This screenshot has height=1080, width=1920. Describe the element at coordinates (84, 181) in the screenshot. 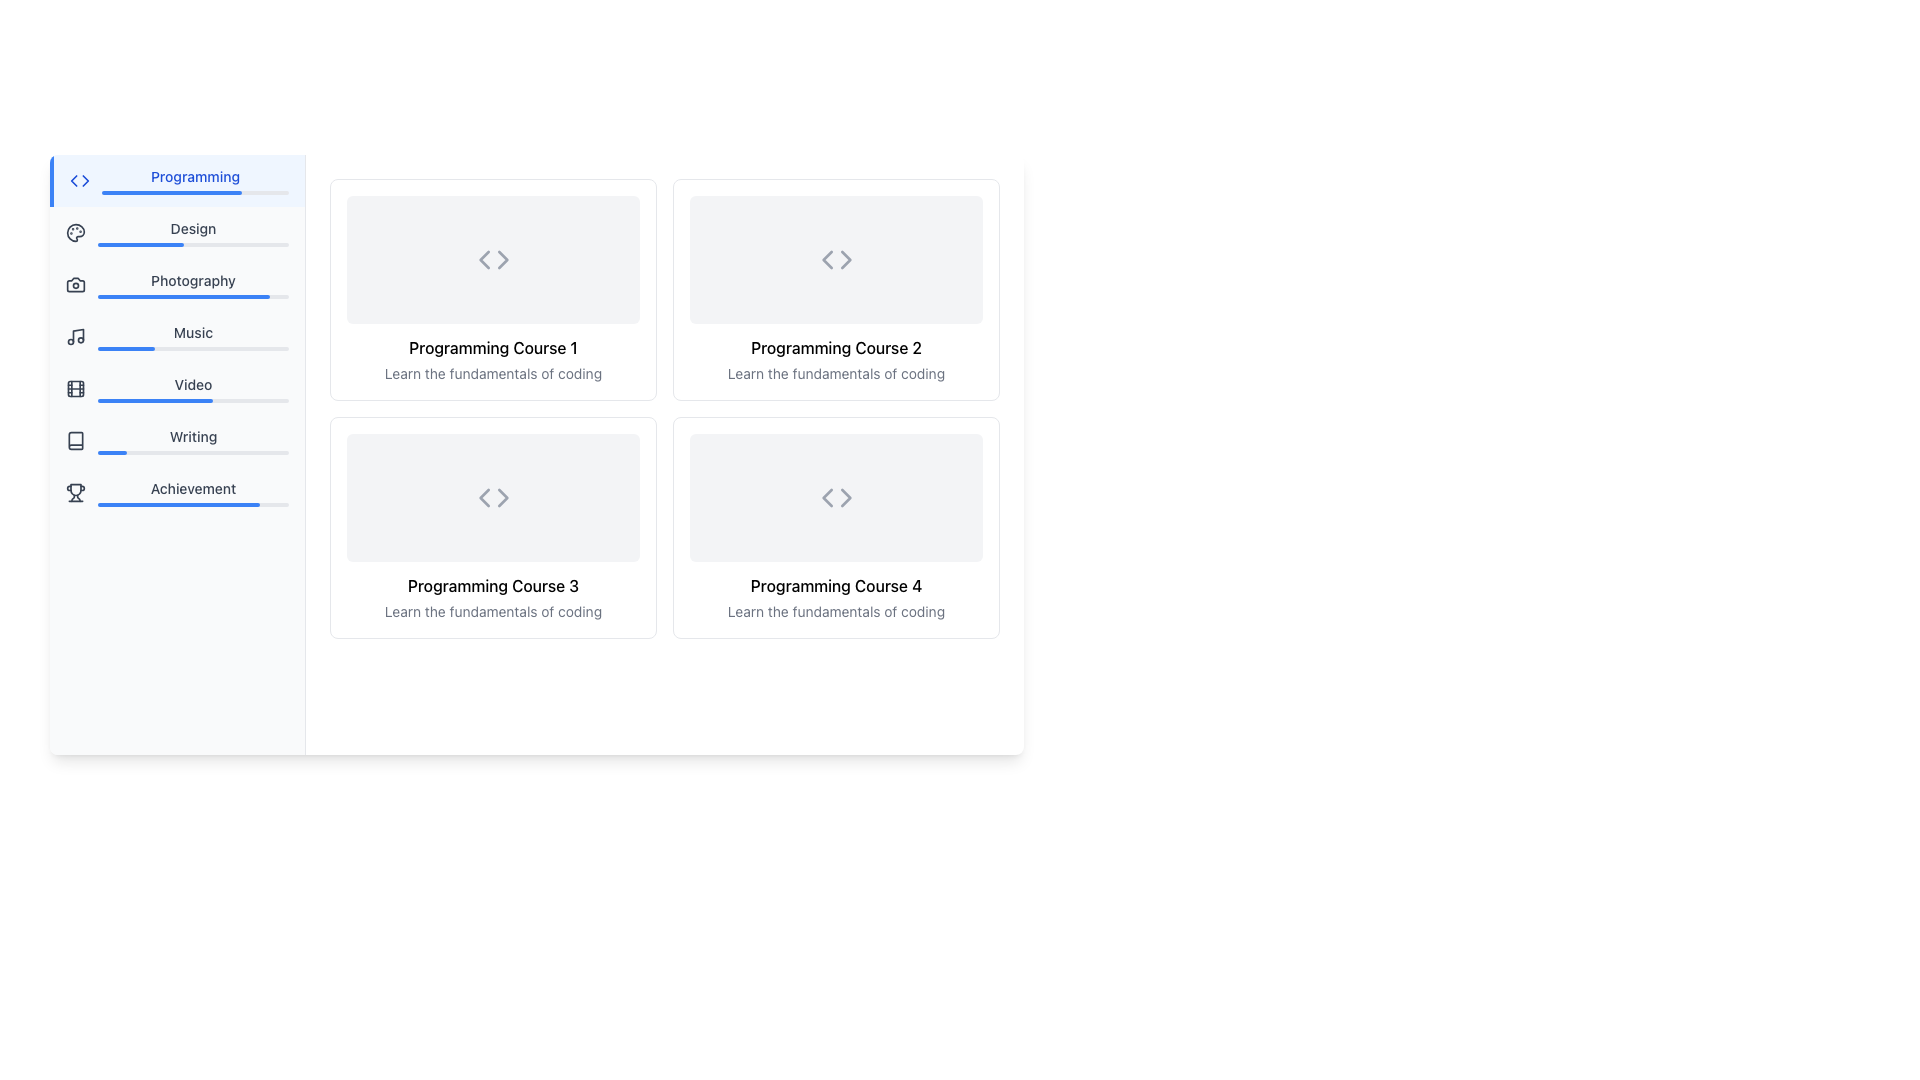

I see `the triangular arrow element in the left navigation bar, which represents a 'greater-than' or 'rightward' action within the coding icon context` at that location.